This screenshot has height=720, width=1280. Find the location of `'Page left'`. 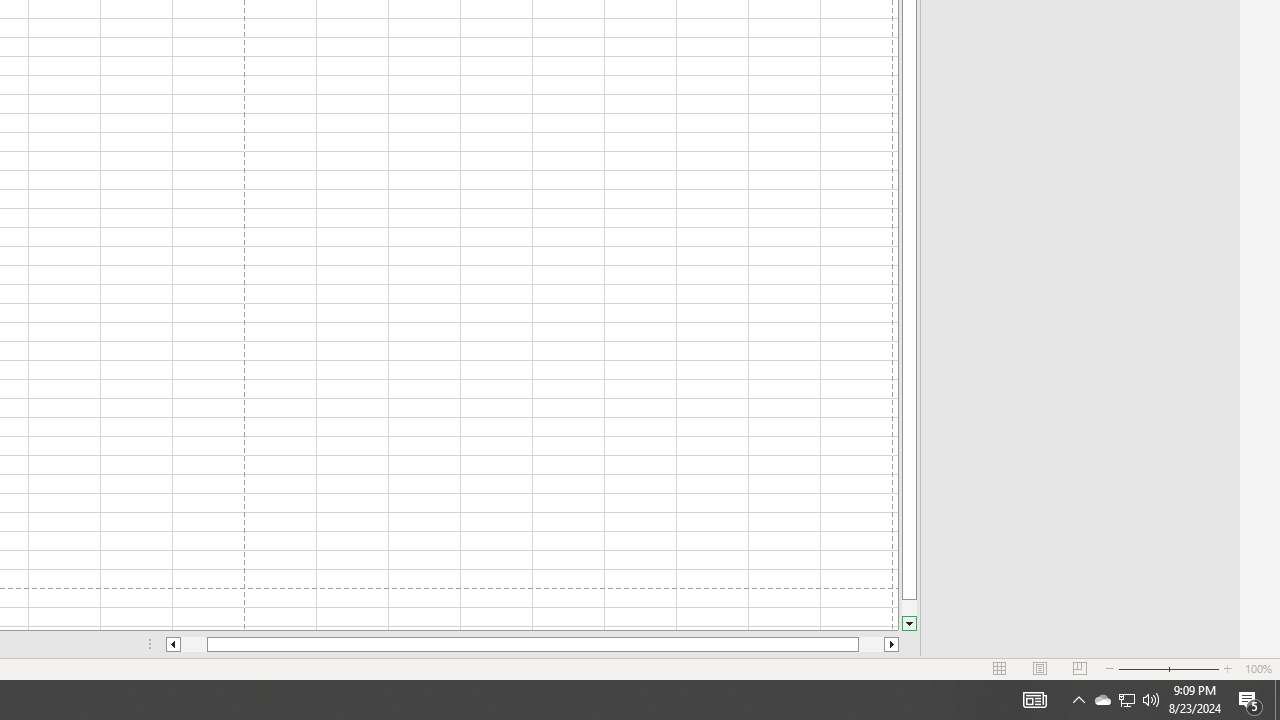

'Page left' is located at coordinates (193, 644).